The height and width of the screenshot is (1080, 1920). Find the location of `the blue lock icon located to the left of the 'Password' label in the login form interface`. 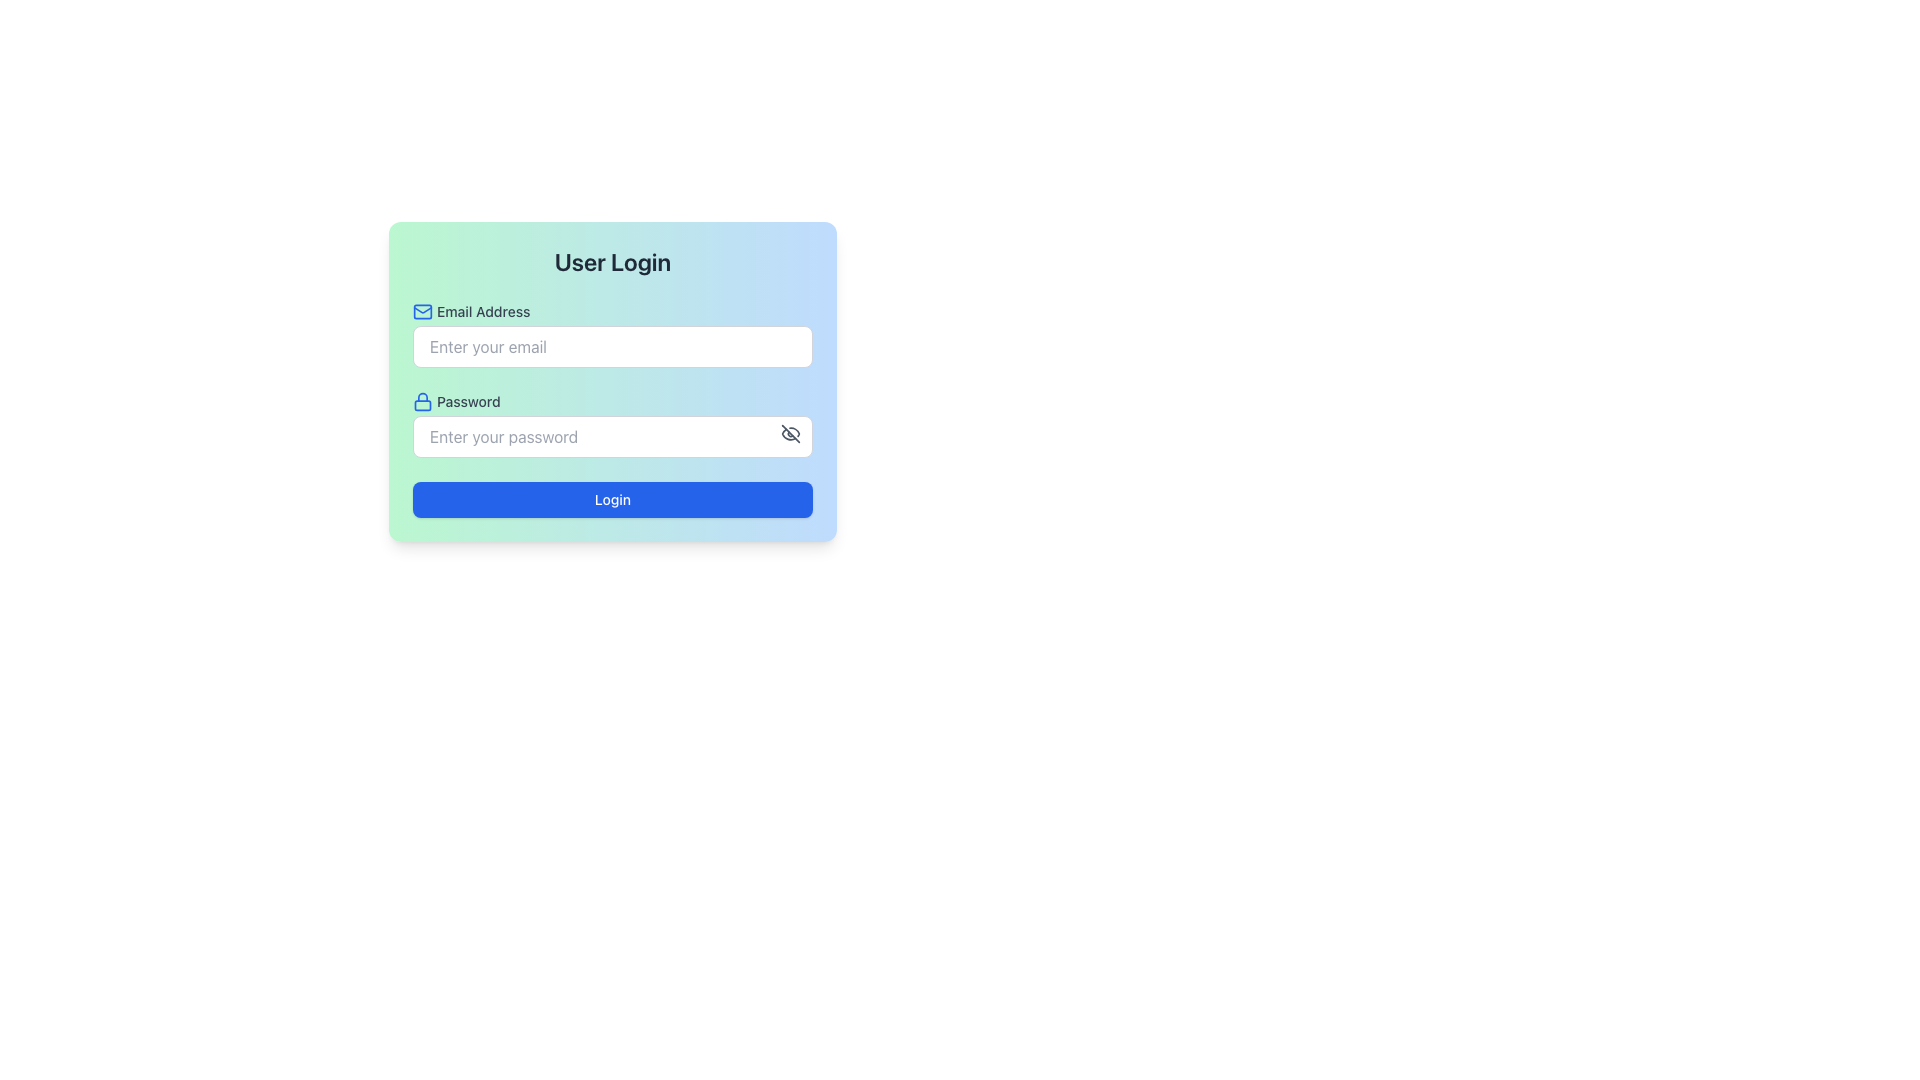

the blue lock icon located to the left of the 'Password' label in the login form interface is located at coordinates (421, 401).